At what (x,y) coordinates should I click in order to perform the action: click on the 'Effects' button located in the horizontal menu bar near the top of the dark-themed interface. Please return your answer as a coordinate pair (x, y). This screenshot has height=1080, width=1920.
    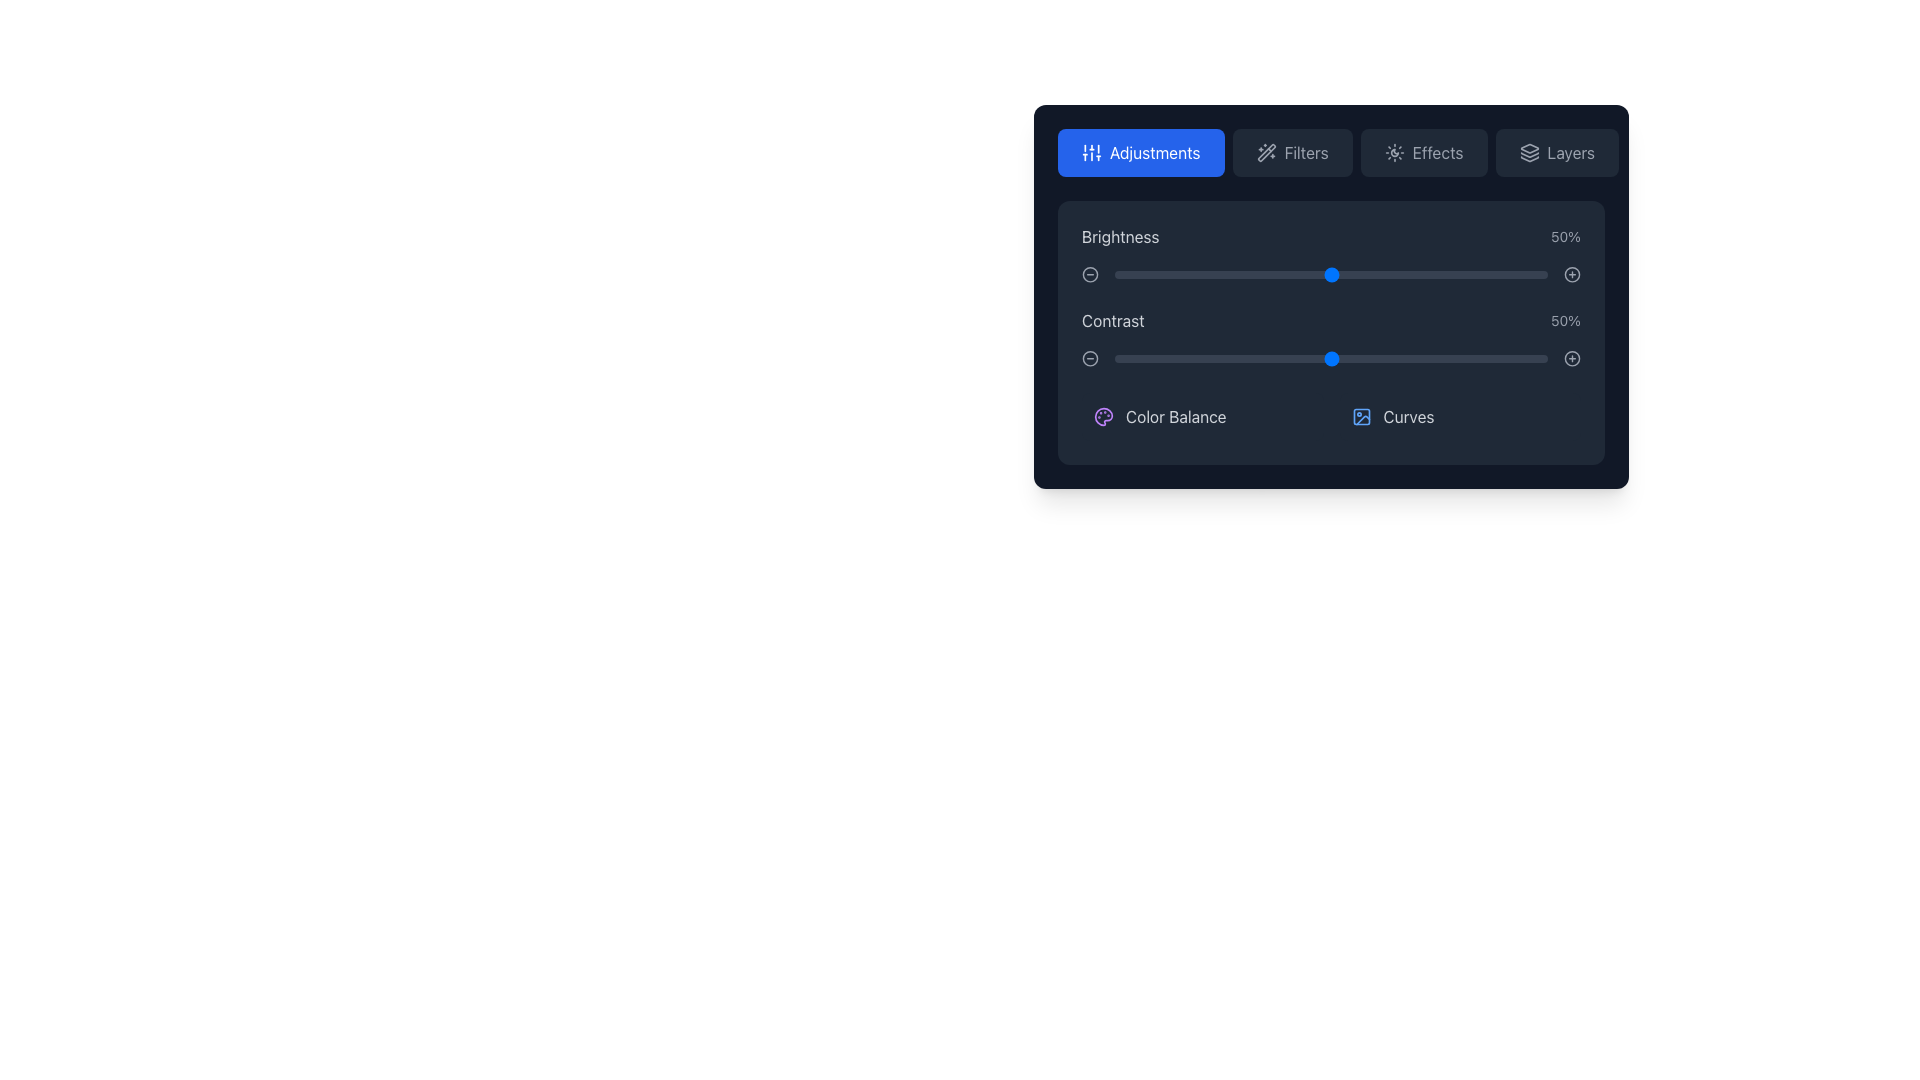
    Looking at the image, I should click on (1423, 152).